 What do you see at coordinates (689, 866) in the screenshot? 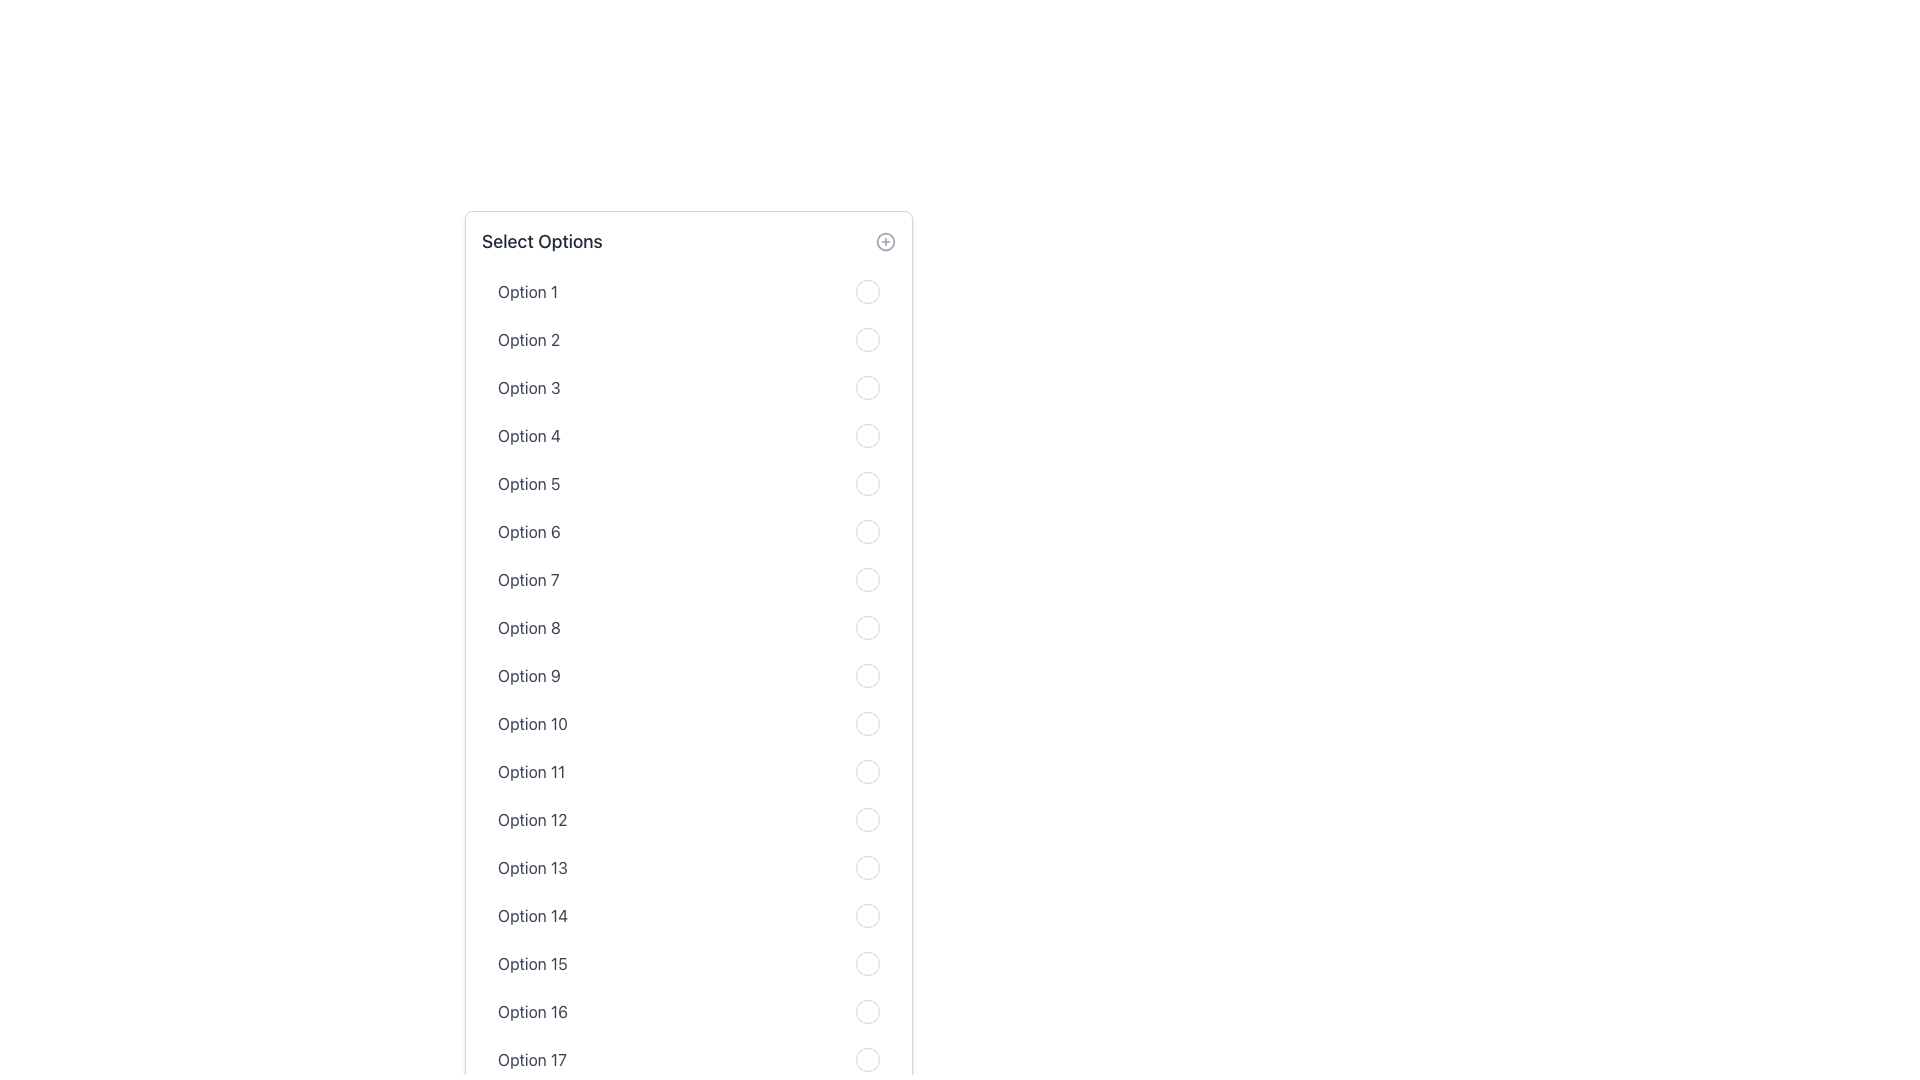
I see `the 13th selectable option labeled 'Option 13' in the scrollable list` at bounding box center [689, 866].